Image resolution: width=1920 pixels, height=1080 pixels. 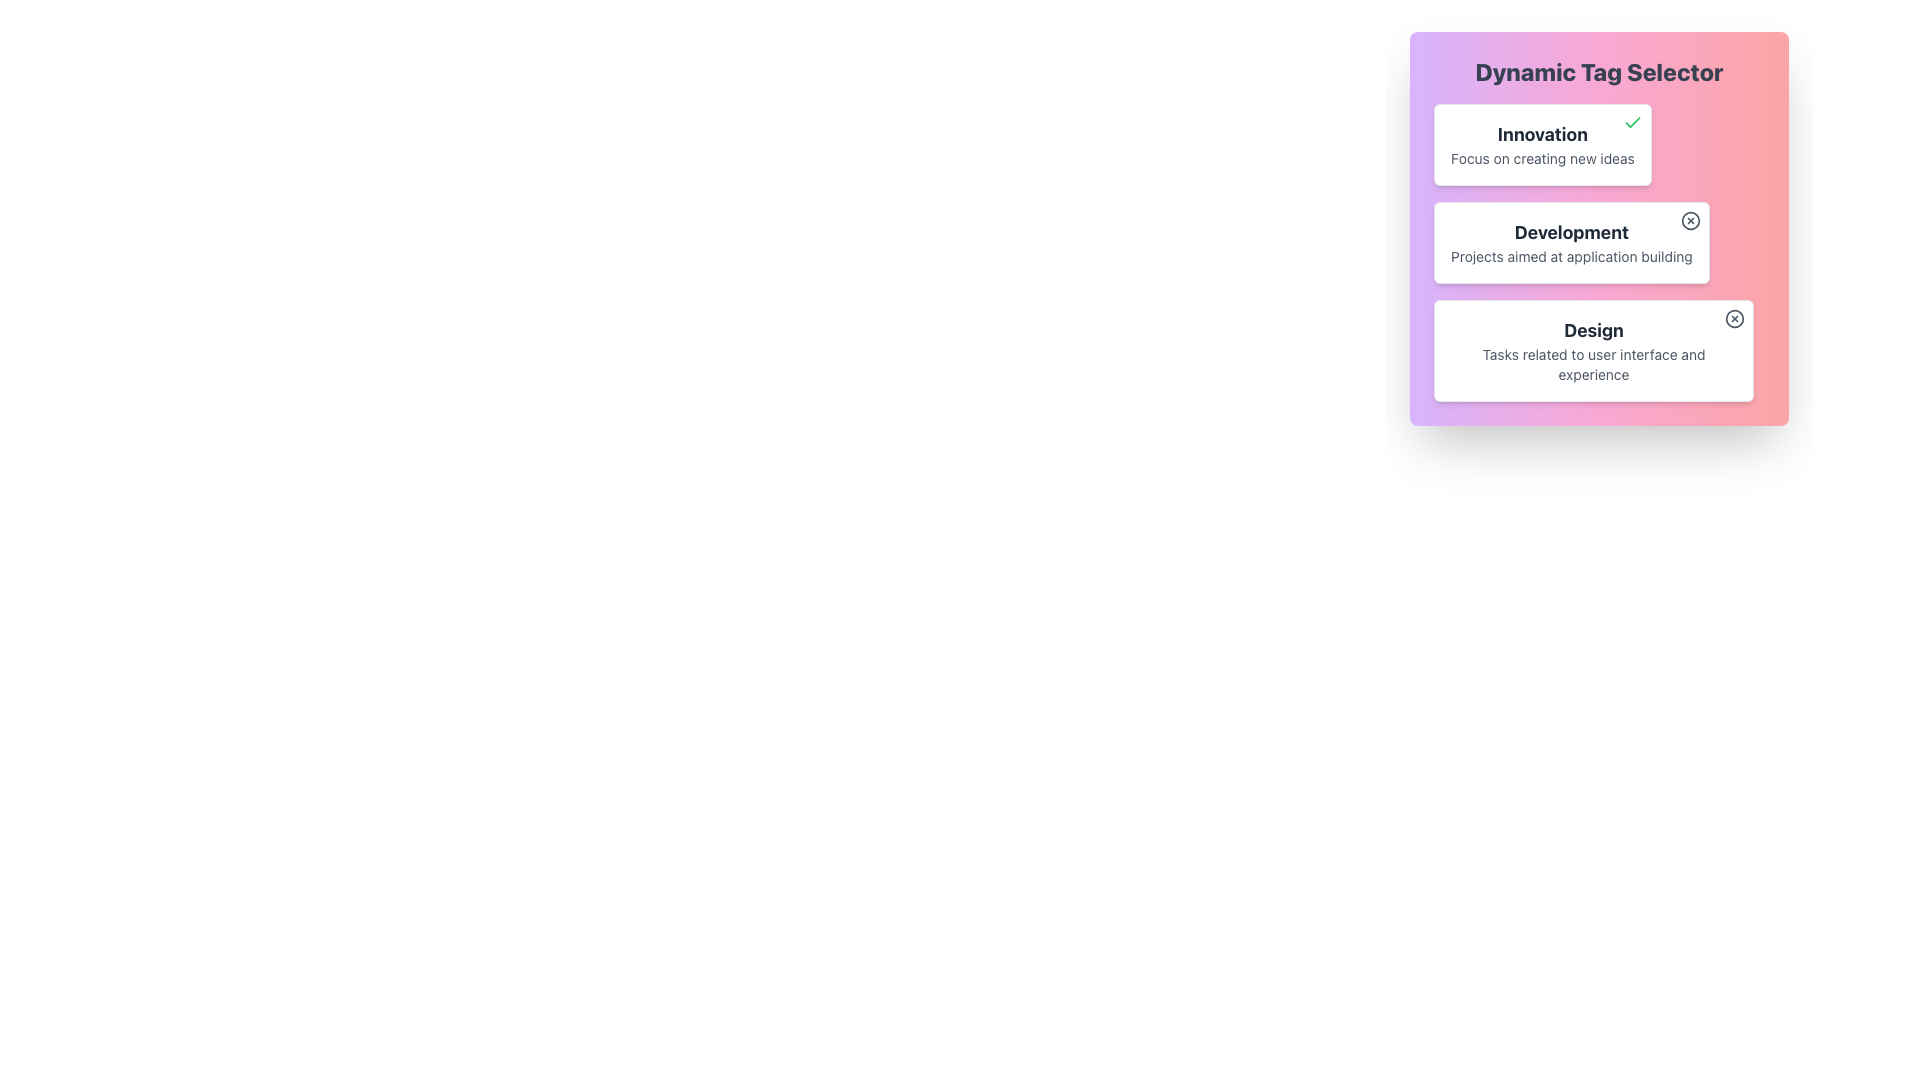 What do you see at coordinates (1632, 123) in the screenshot?
I see `the green checkmark icon located at the top right corner of the white card containing the text 'Innovation' and its description 'Focus on creating new ideas'` at bounding box center [1632, 123].